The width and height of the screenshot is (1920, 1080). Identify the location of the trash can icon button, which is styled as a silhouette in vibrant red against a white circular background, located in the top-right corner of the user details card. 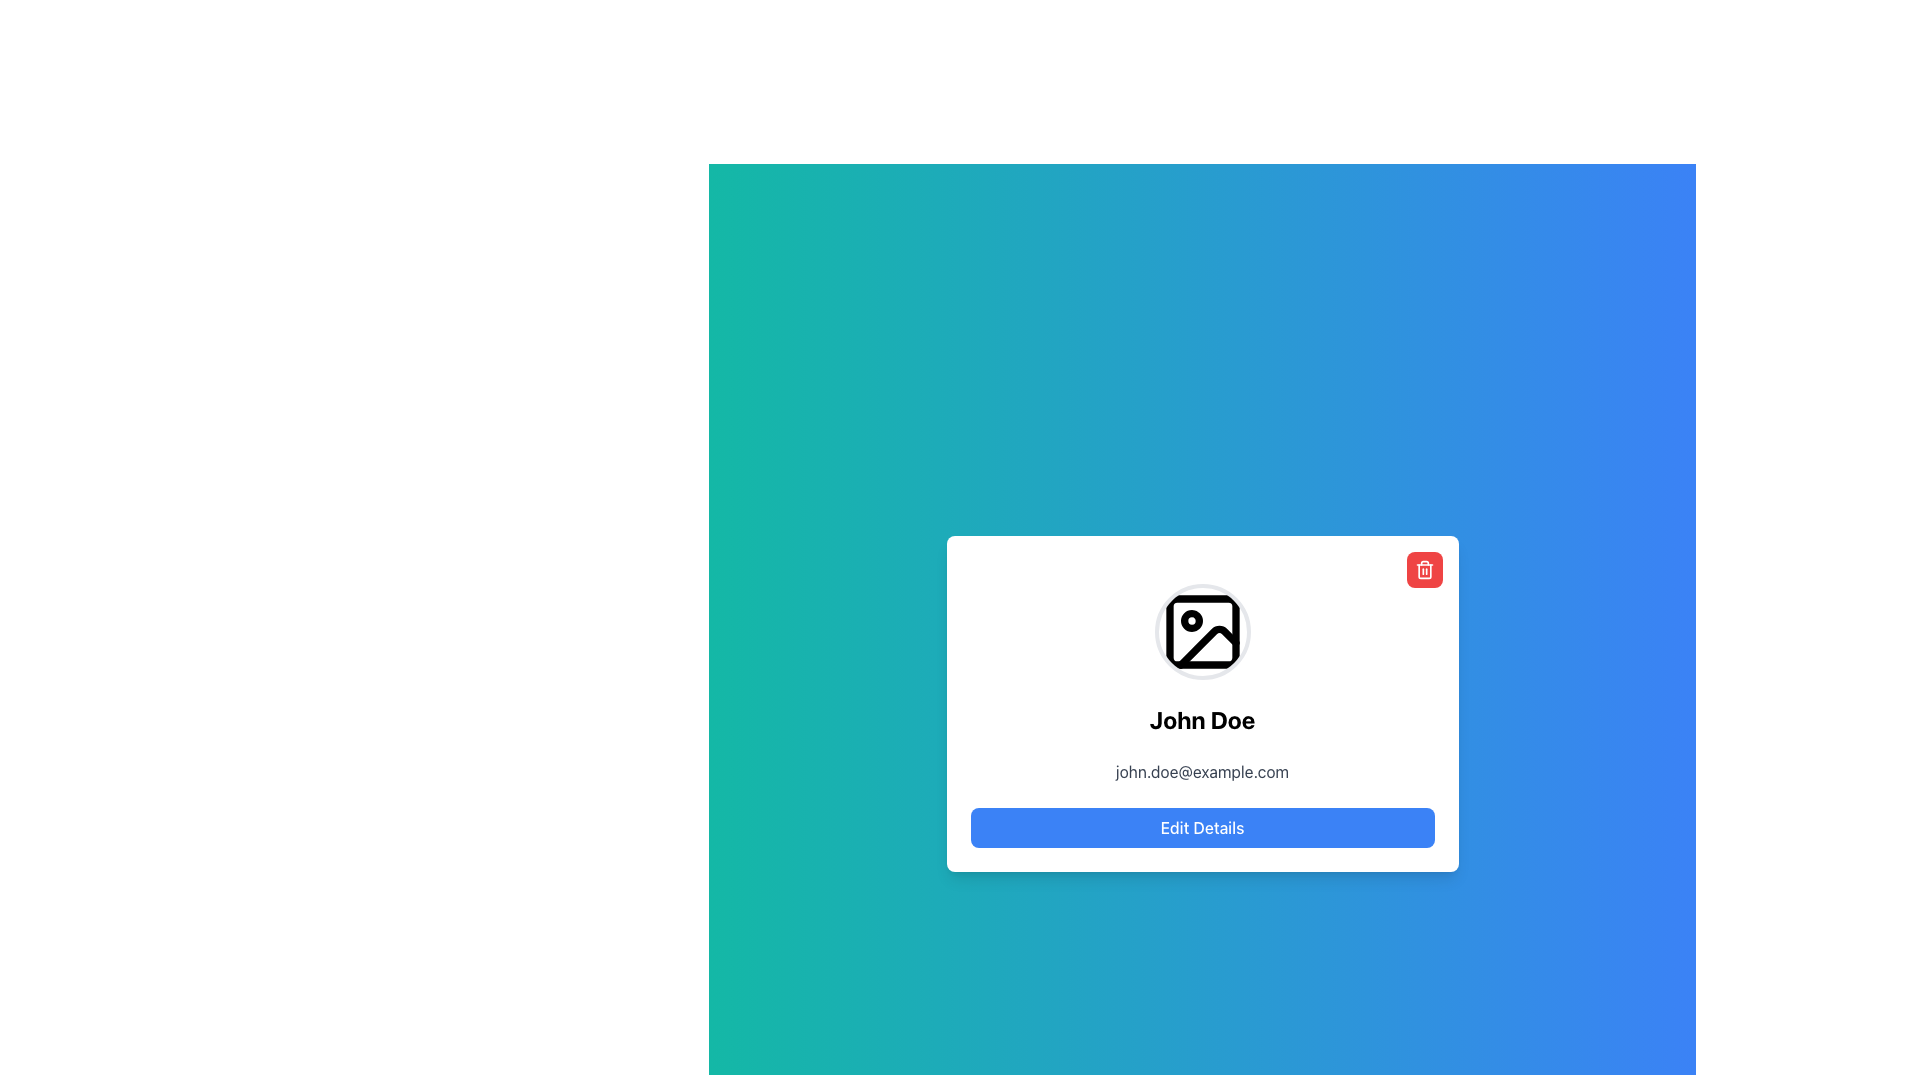
(1423, 570).